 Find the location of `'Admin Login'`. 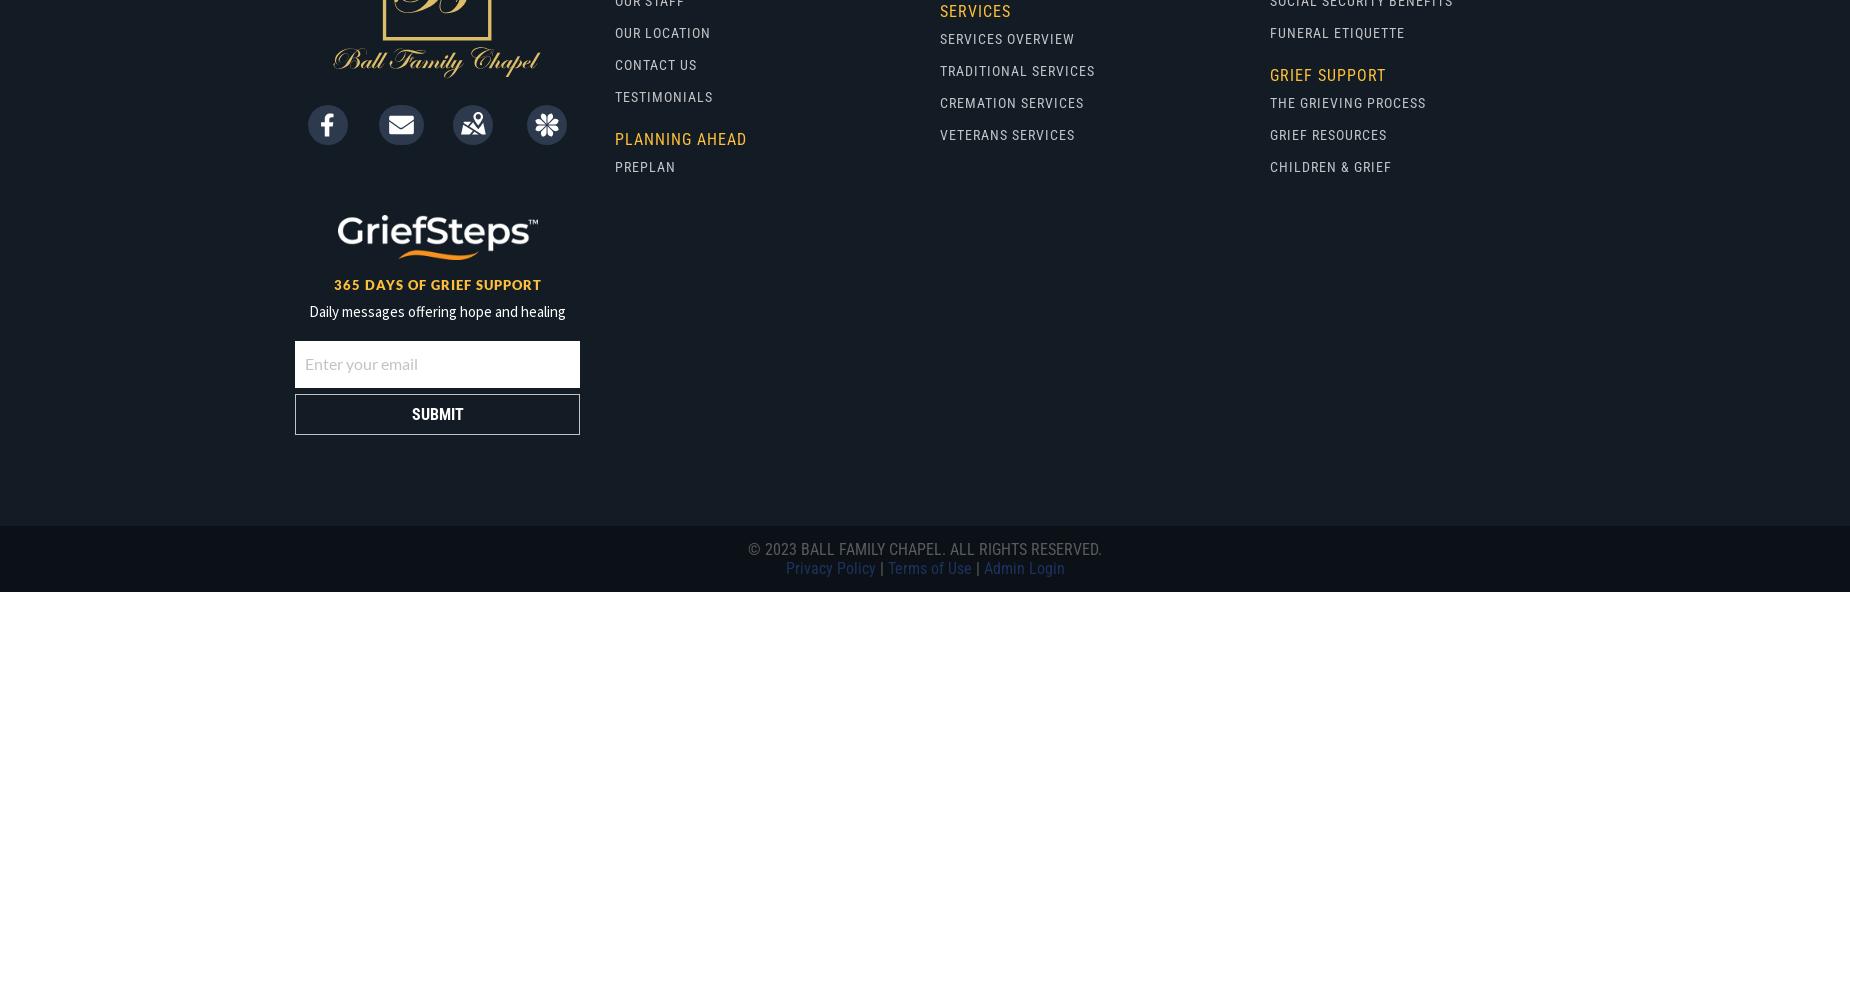

'Admin Login' is located at coordinates (1022, 567).